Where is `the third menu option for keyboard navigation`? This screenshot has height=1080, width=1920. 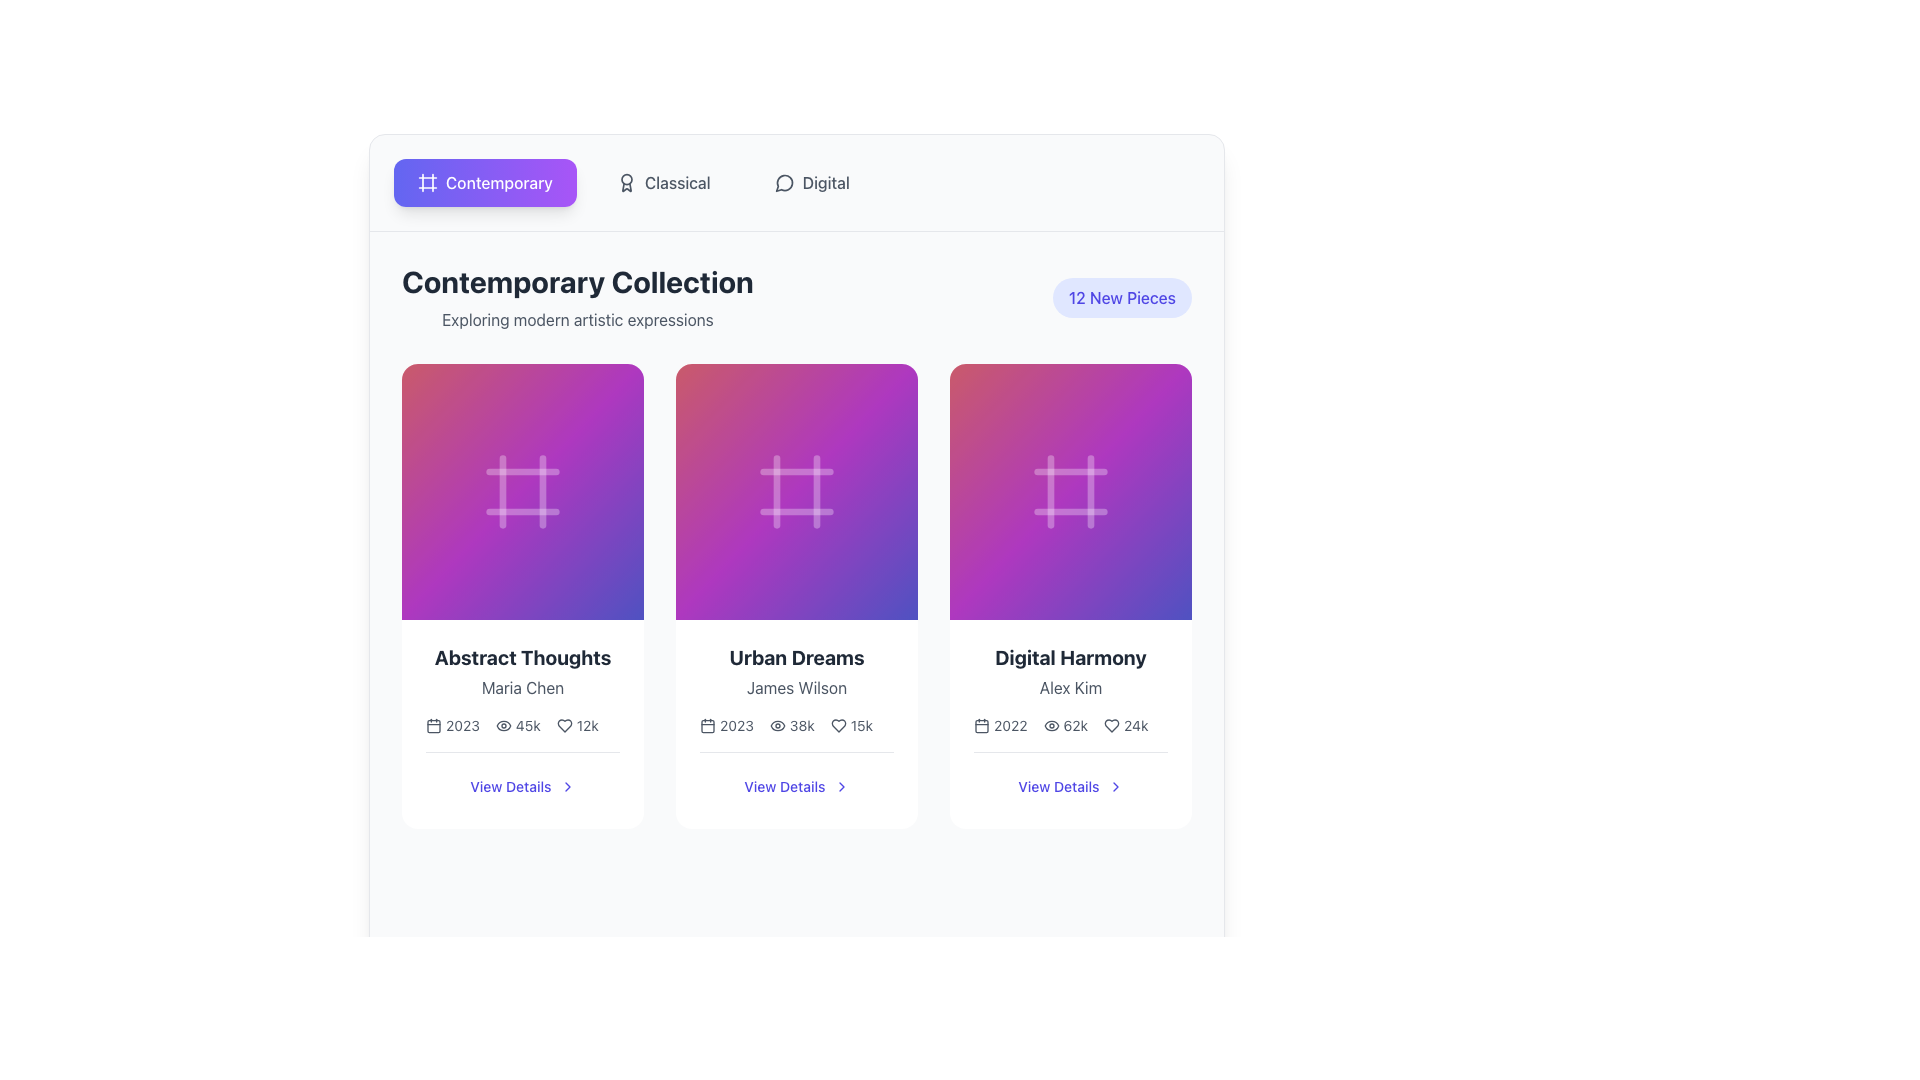 the third menu option for keyboard navigation is located at coordinates (795, 182).